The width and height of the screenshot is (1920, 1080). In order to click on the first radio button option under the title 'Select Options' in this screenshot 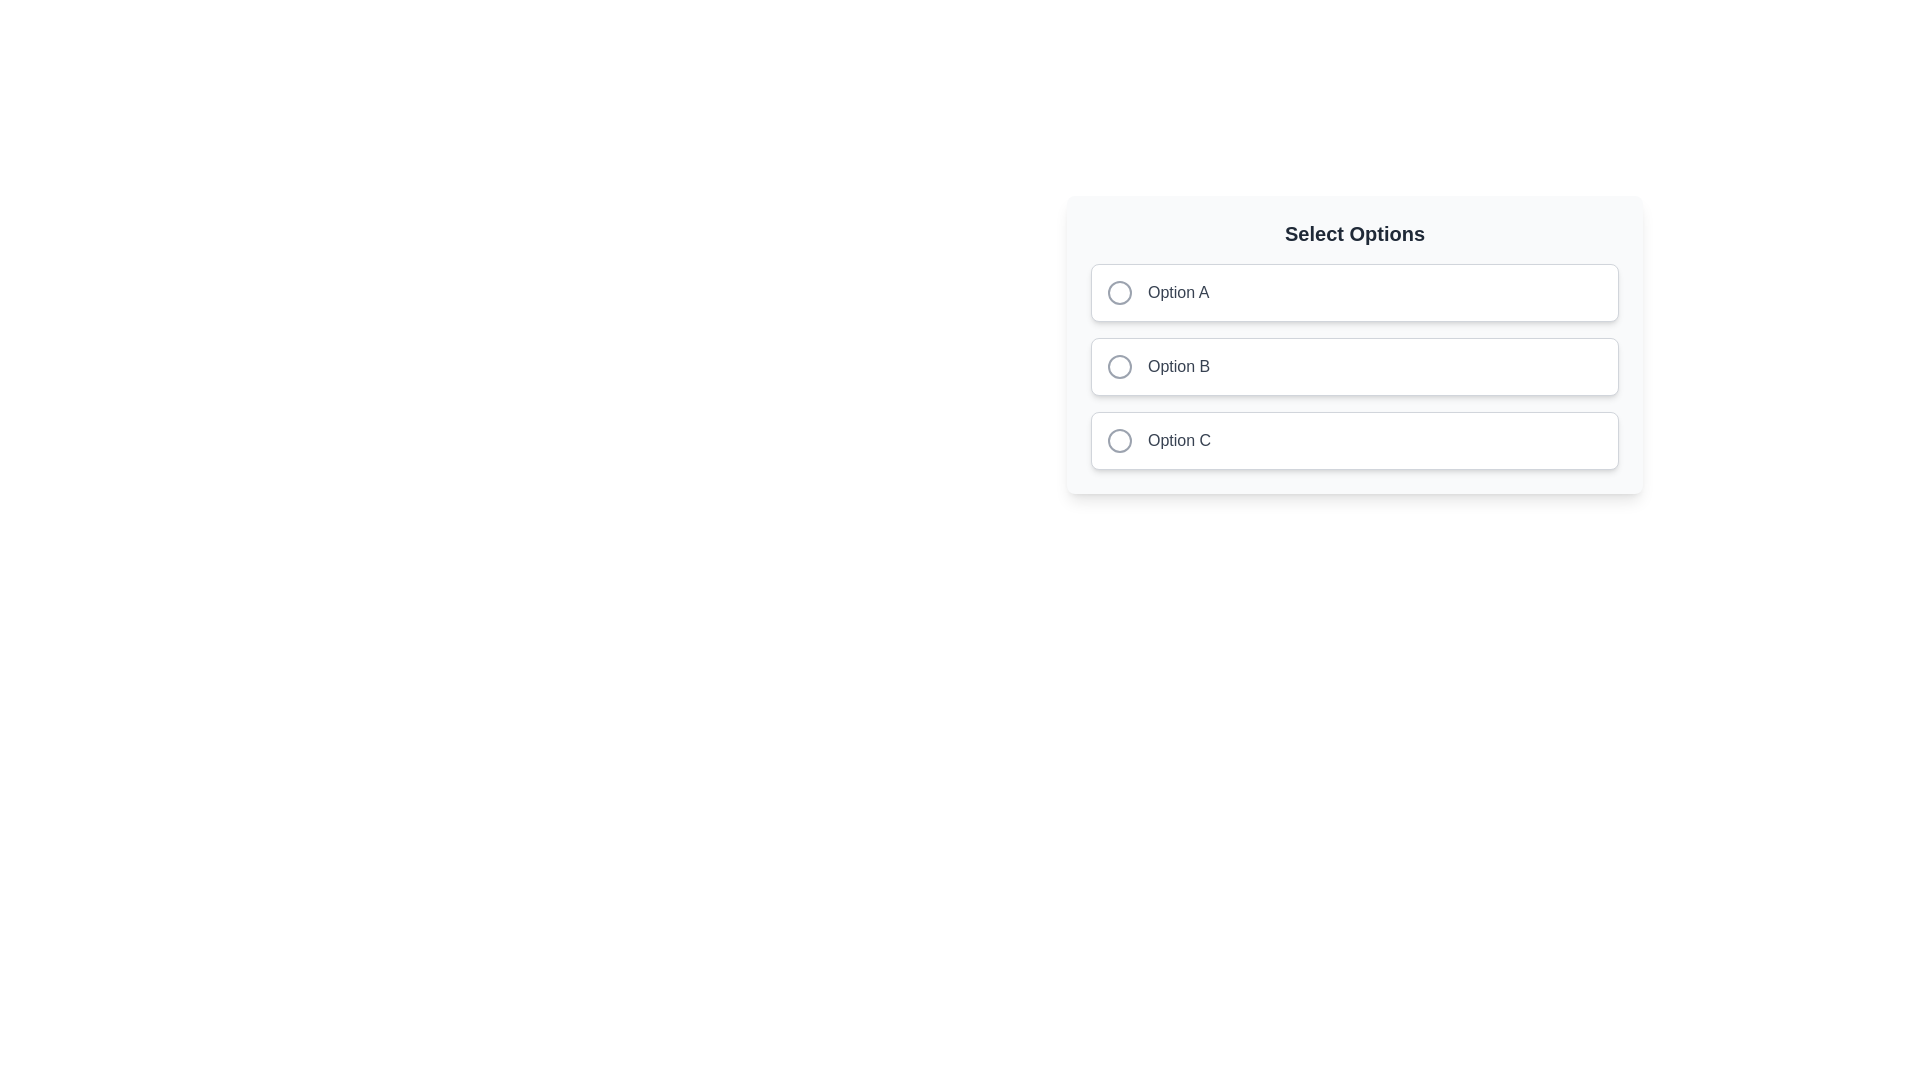, I will do `click(1354, 293)`.